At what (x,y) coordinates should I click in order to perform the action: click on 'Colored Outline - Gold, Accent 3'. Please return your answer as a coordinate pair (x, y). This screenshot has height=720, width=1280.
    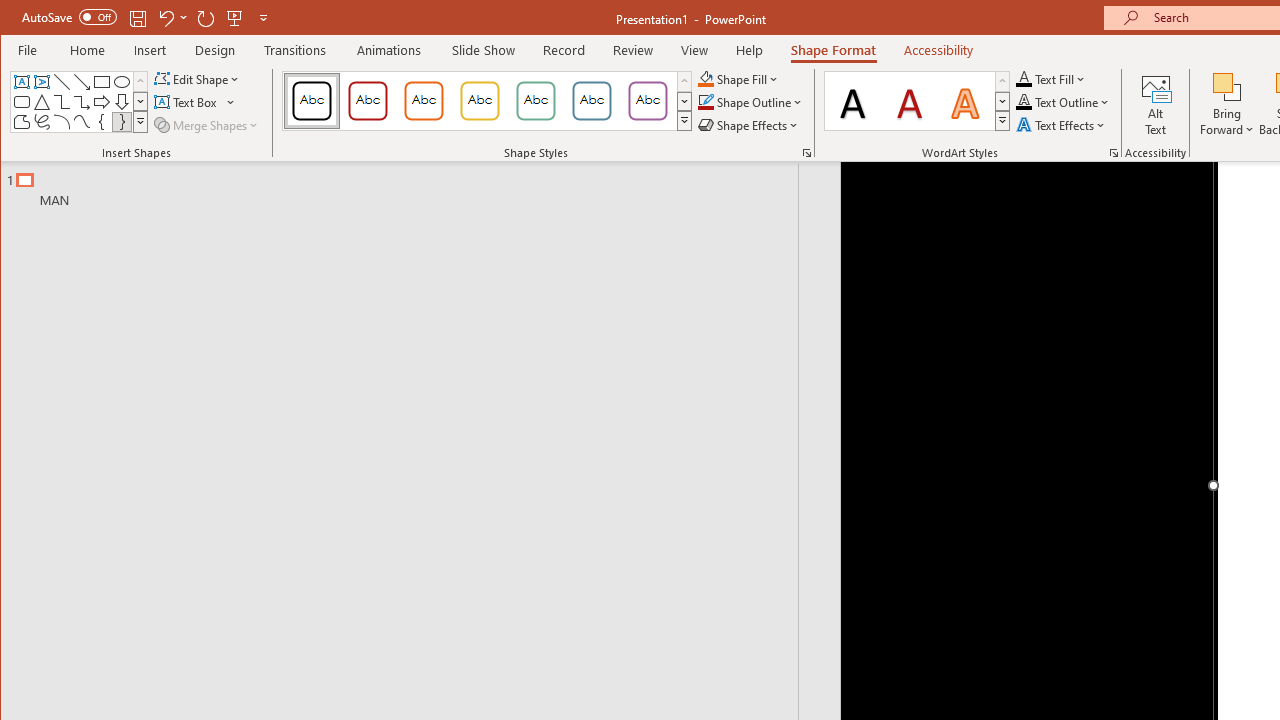
    Looking at the image, I should click on (480, 100).